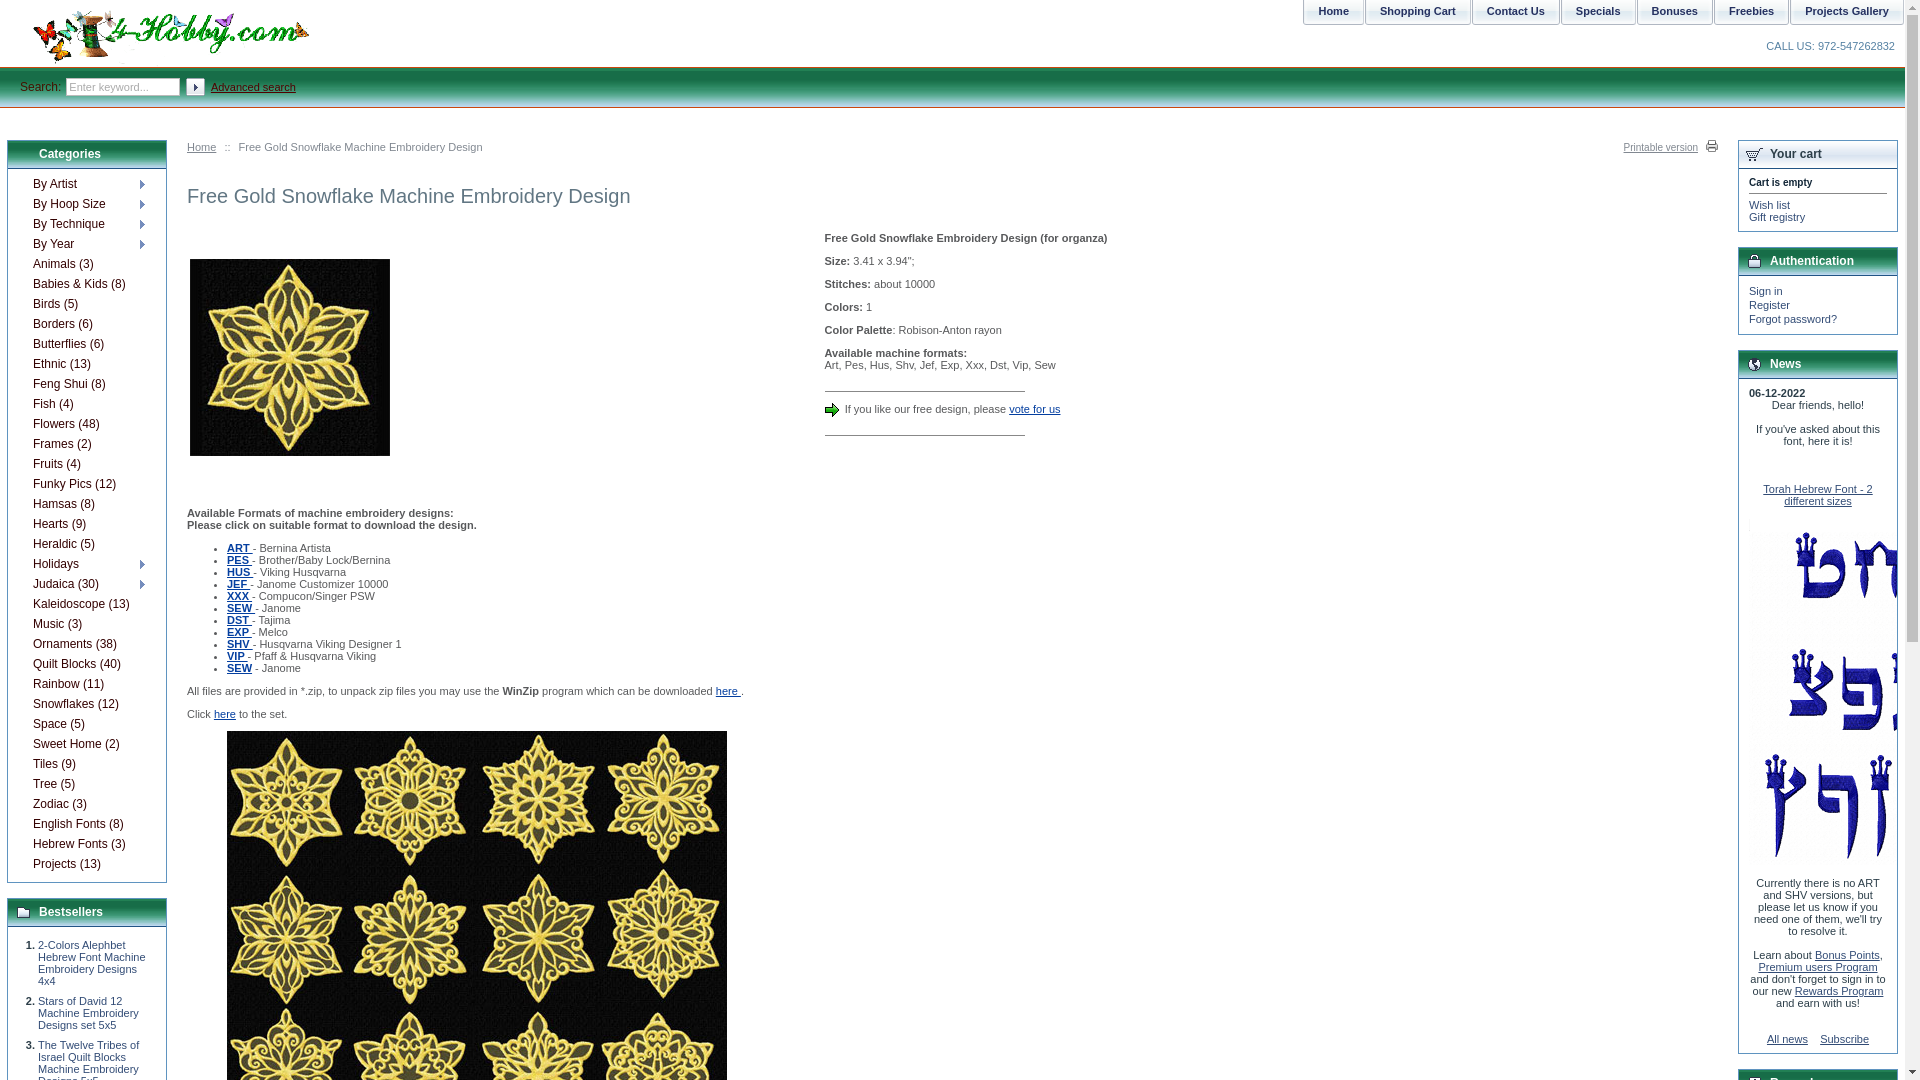  What do you see at coordinates (1670, 146) in the screenshot?
I see `'Printable version'` at bounding box center [1670, 146].